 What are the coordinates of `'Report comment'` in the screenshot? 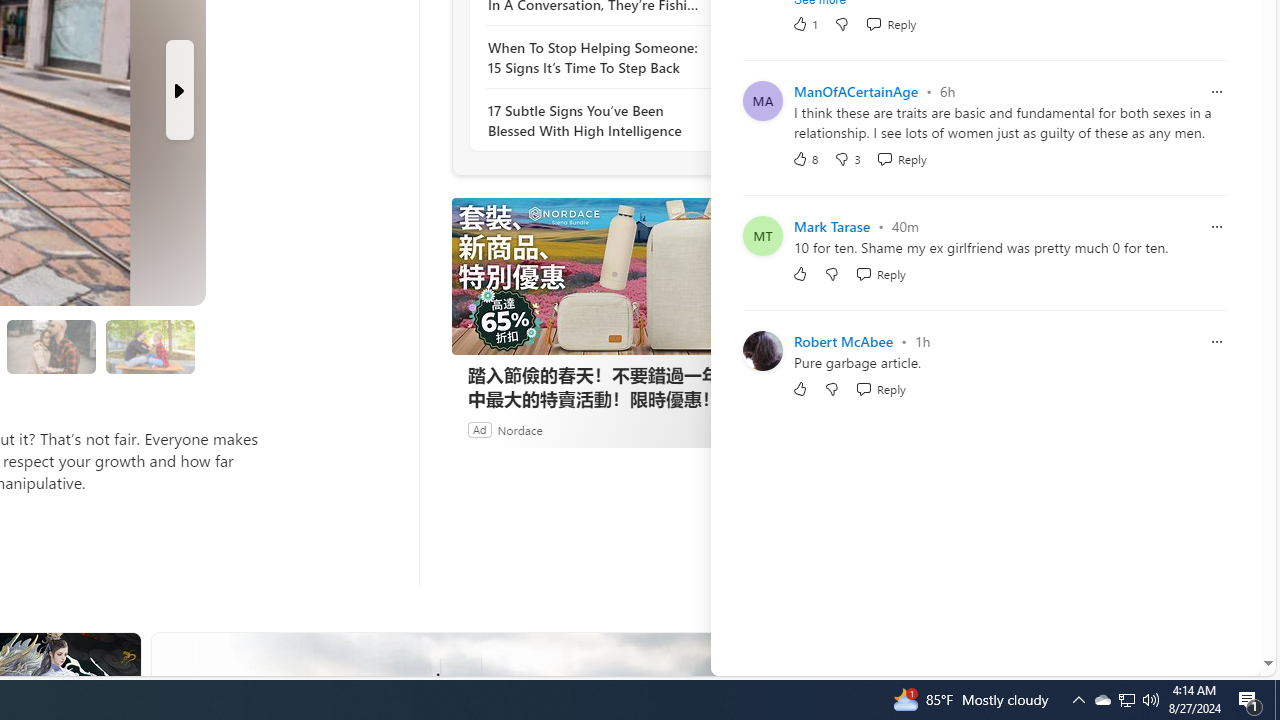 It's located at (1215, 340).